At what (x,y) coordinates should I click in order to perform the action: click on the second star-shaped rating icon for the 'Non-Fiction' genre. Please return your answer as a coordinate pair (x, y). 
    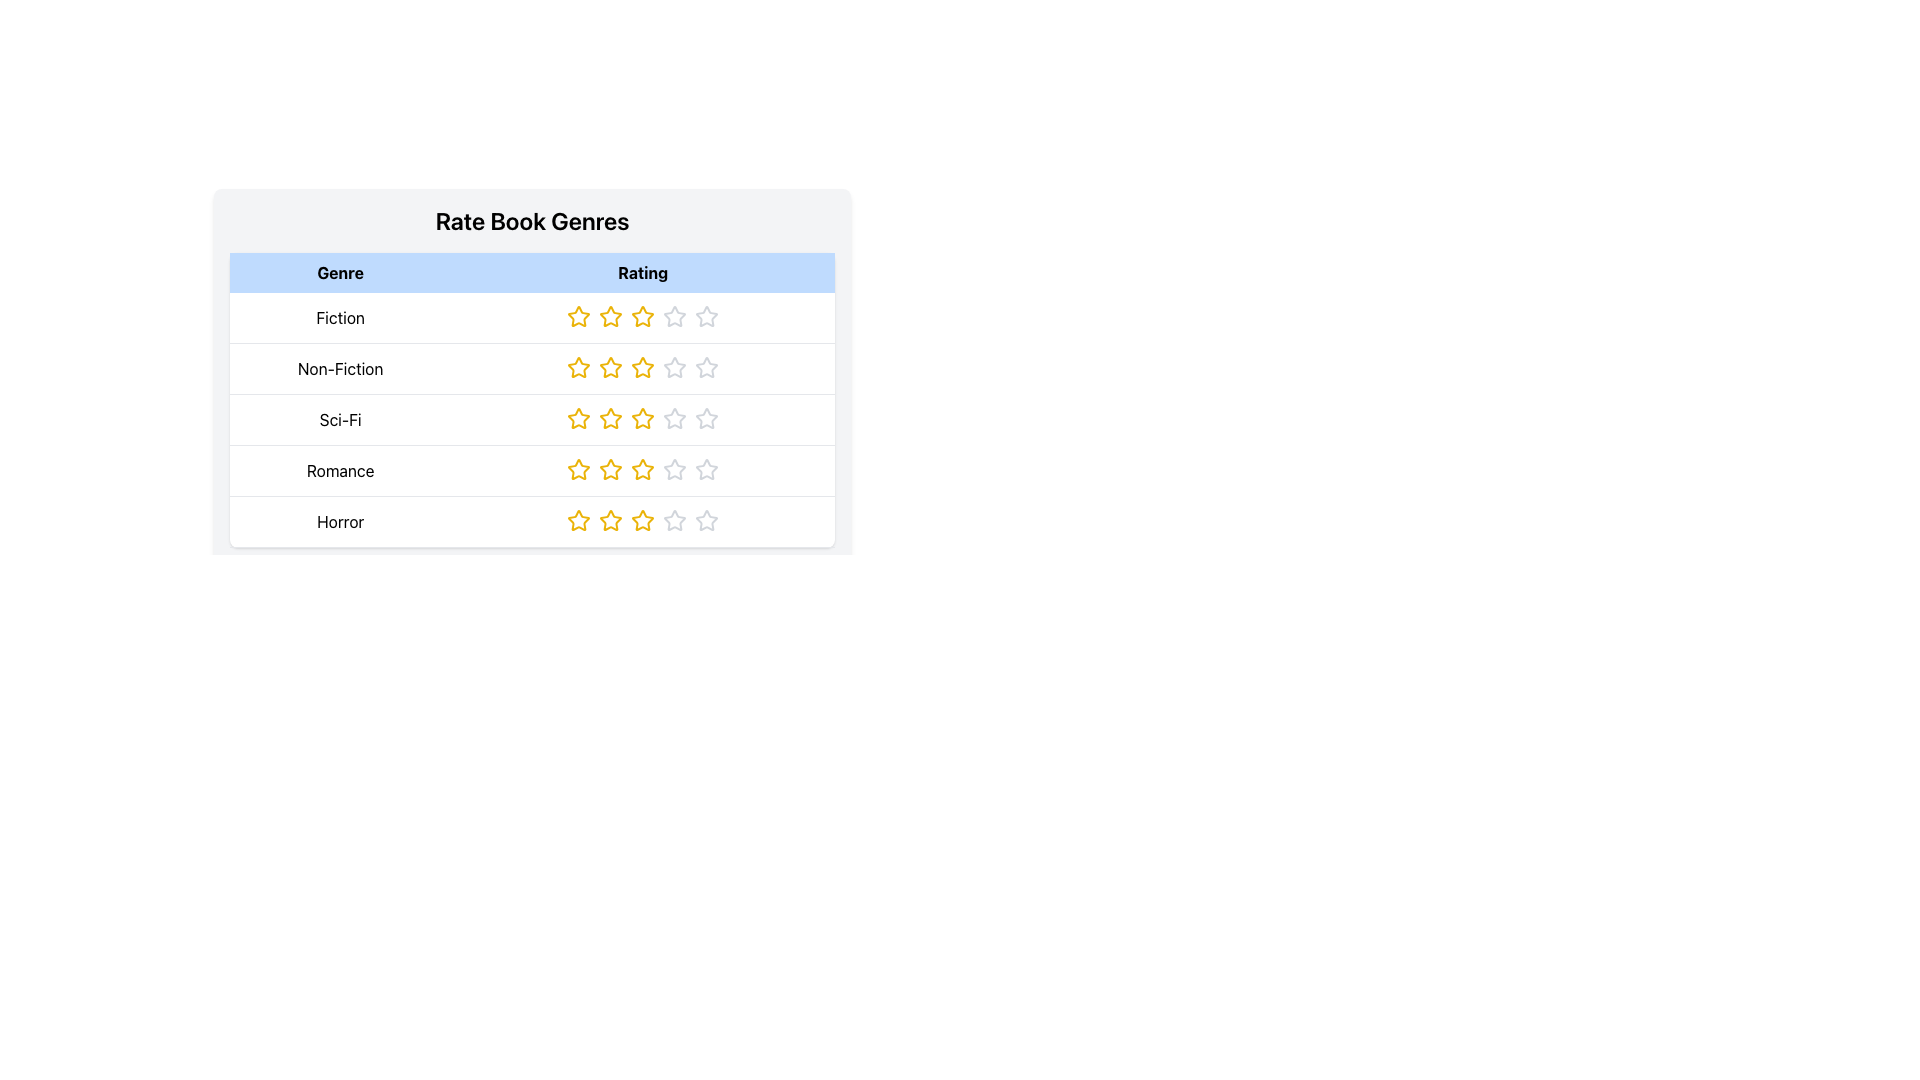
    Looking at the image, I should click on (578, 367).